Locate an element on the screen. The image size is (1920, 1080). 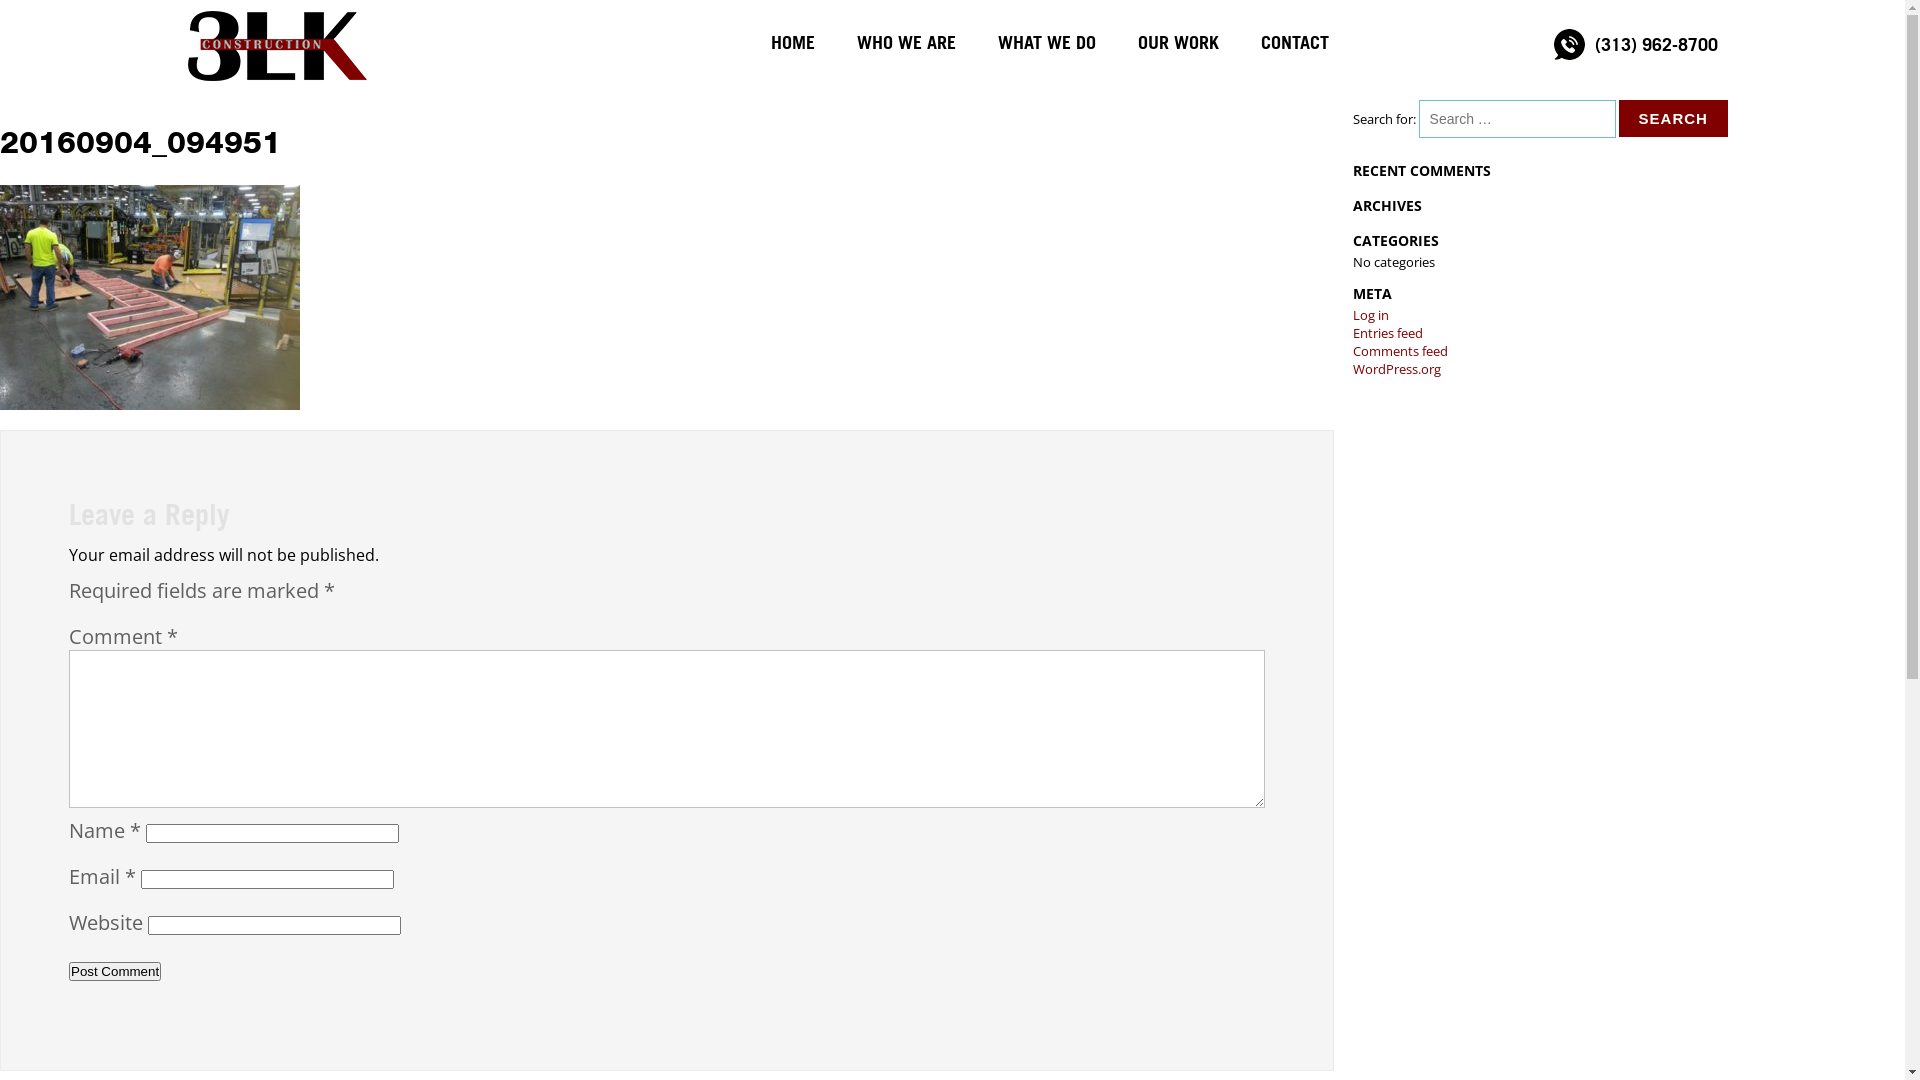
'OUR WORK' is located at coordinates (1178, 42).